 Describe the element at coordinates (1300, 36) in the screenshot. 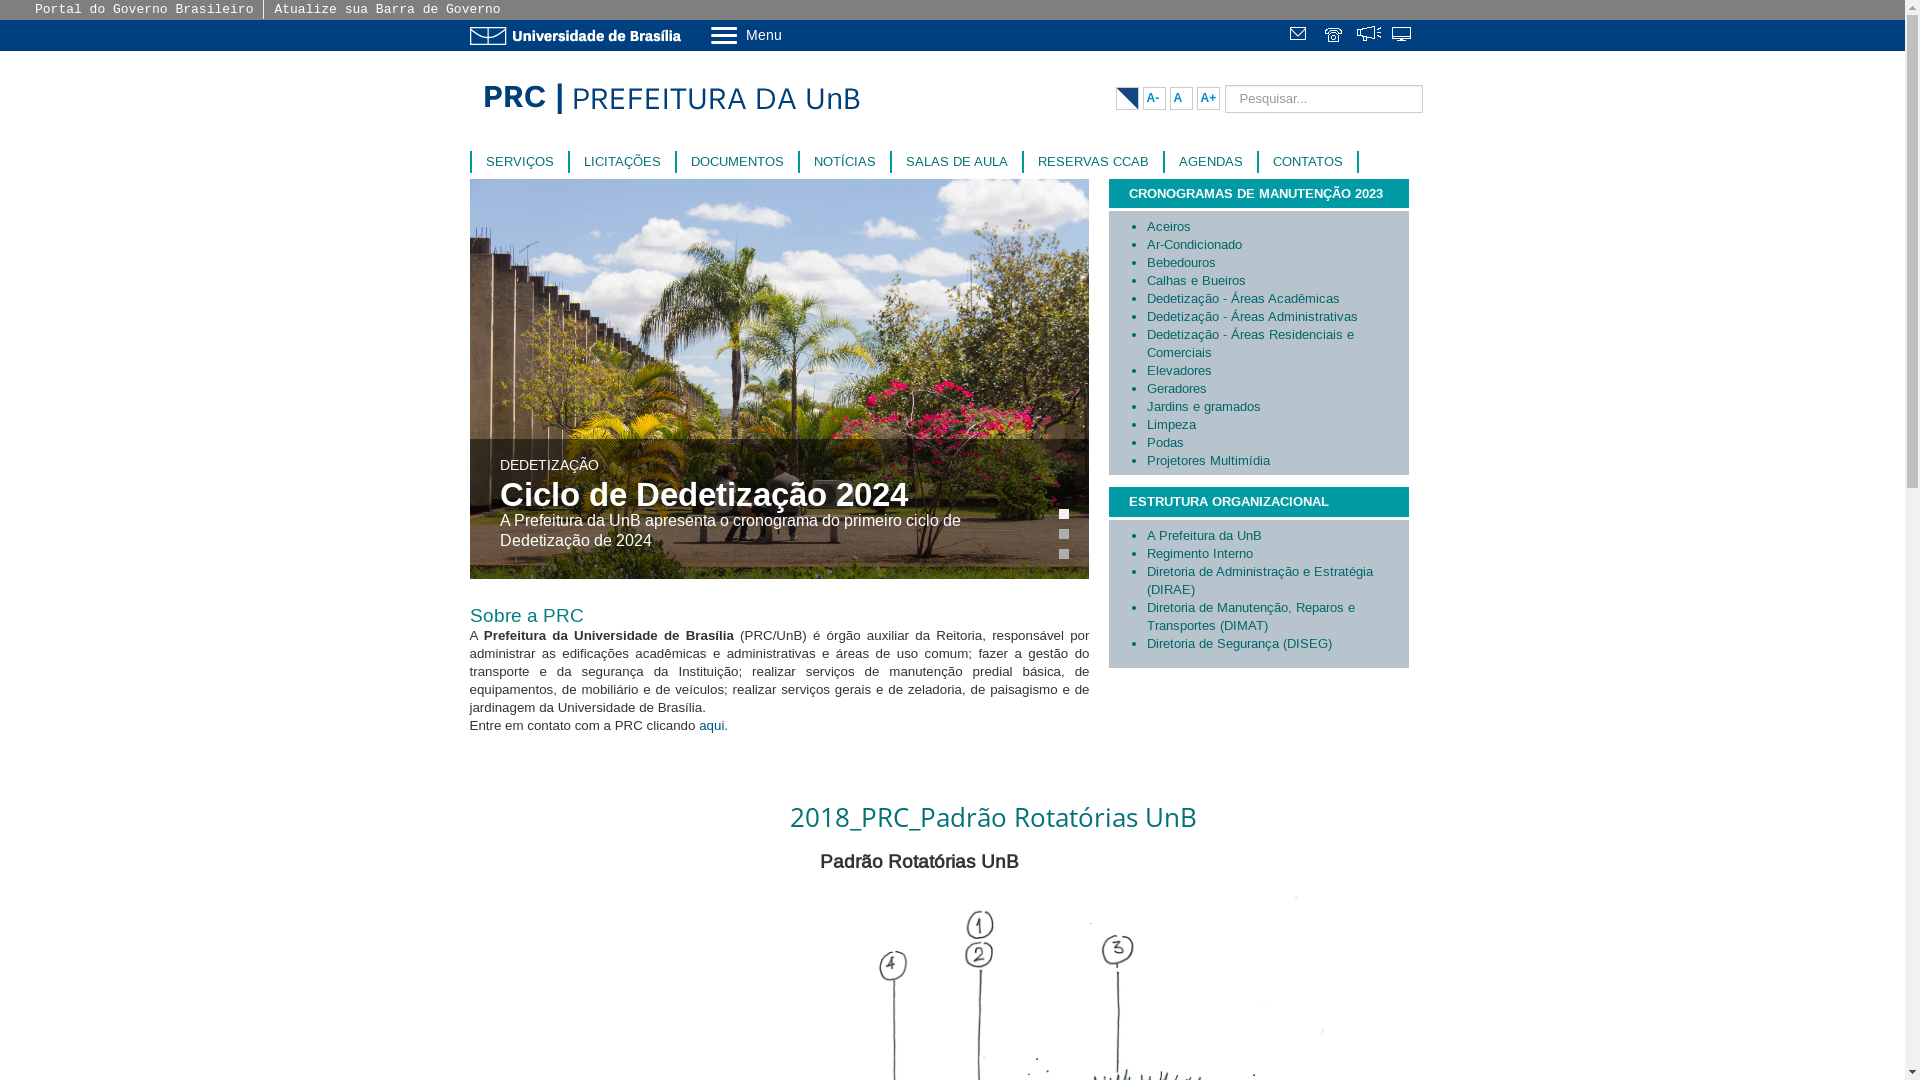

I see `' '` at that location.